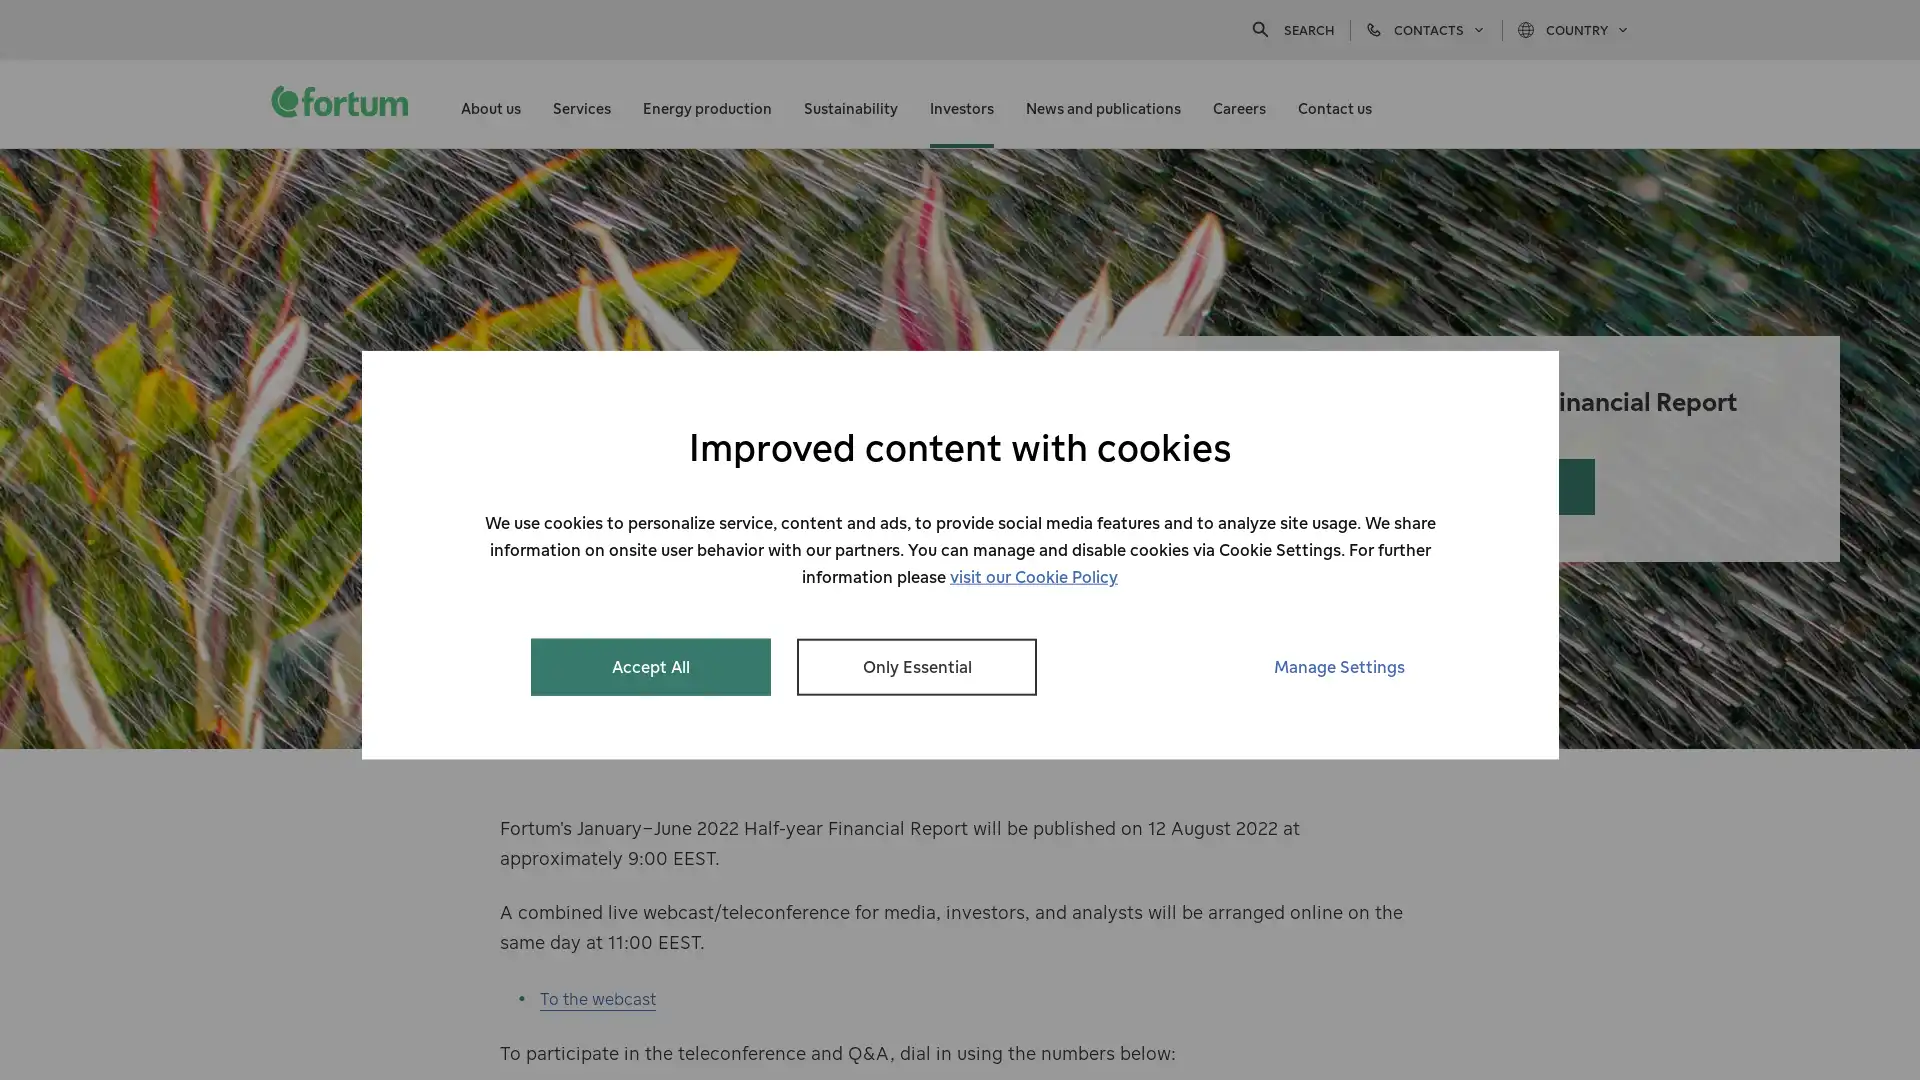 The width and height of the screenshot is (1920, 1080). Describe the element at coordinates (651, 666) in the screenshot. I see `Accept All` at that location.